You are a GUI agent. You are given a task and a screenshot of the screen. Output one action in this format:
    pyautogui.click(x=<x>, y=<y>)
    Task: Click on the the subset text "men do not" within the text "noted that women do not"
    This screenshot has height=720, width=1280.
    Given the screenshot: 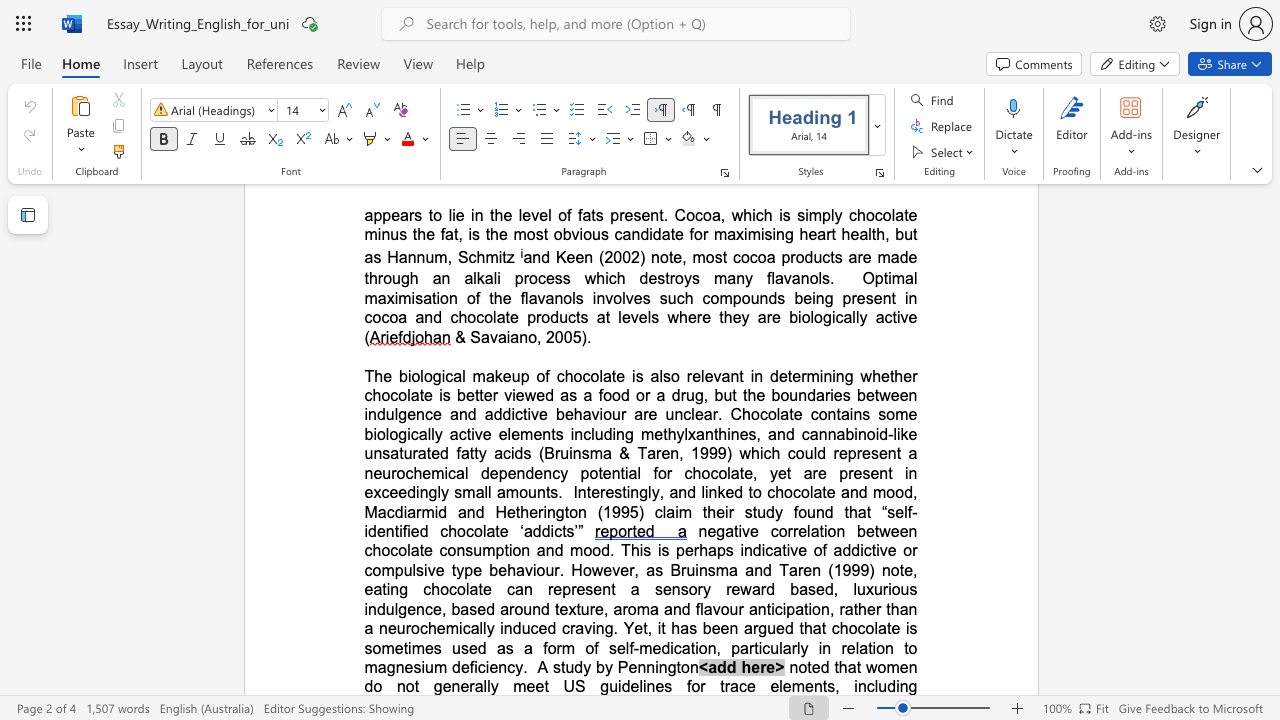 What is the action you would take?
    pyautogui.click(x=885, y=667)
    